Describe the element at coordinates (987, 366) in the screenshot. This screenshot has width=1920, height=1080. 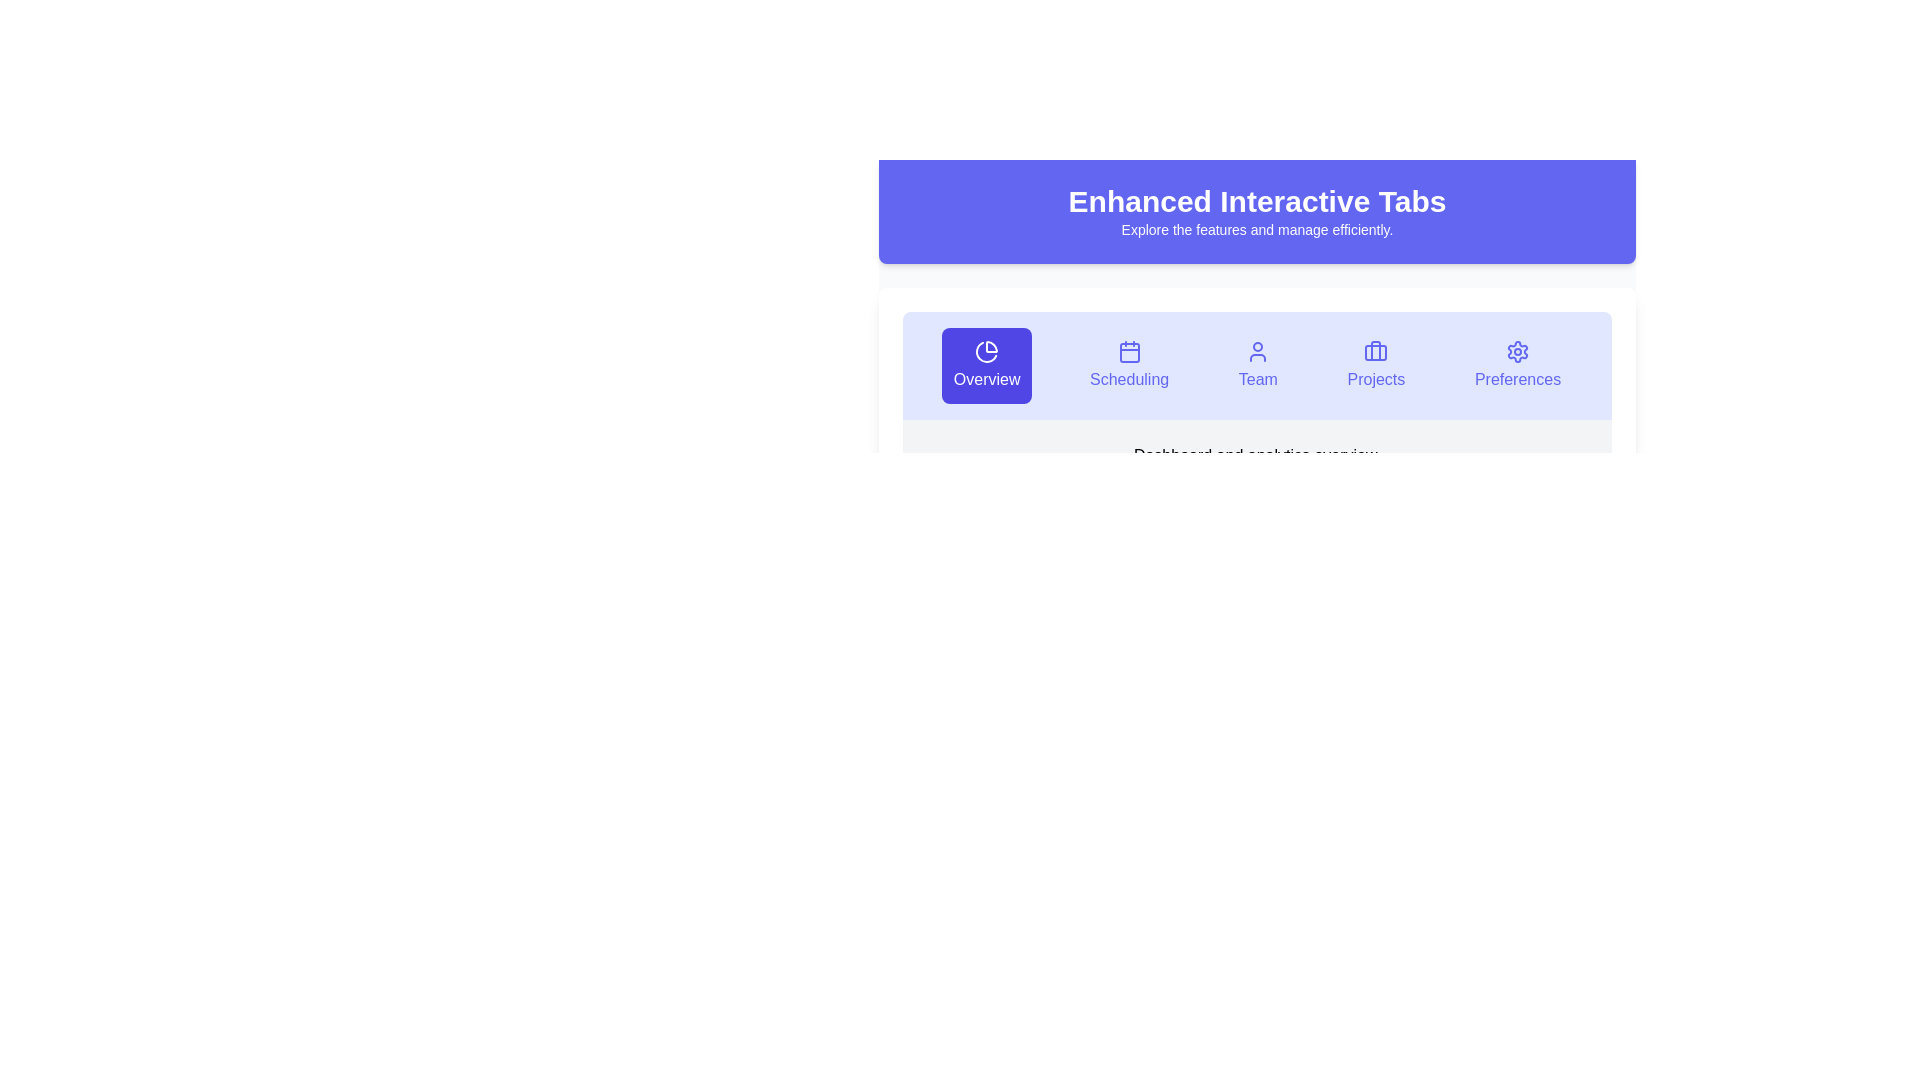
I see `the 'Overview' navigation button located in the top-center horizontal navigation bar` at that location.